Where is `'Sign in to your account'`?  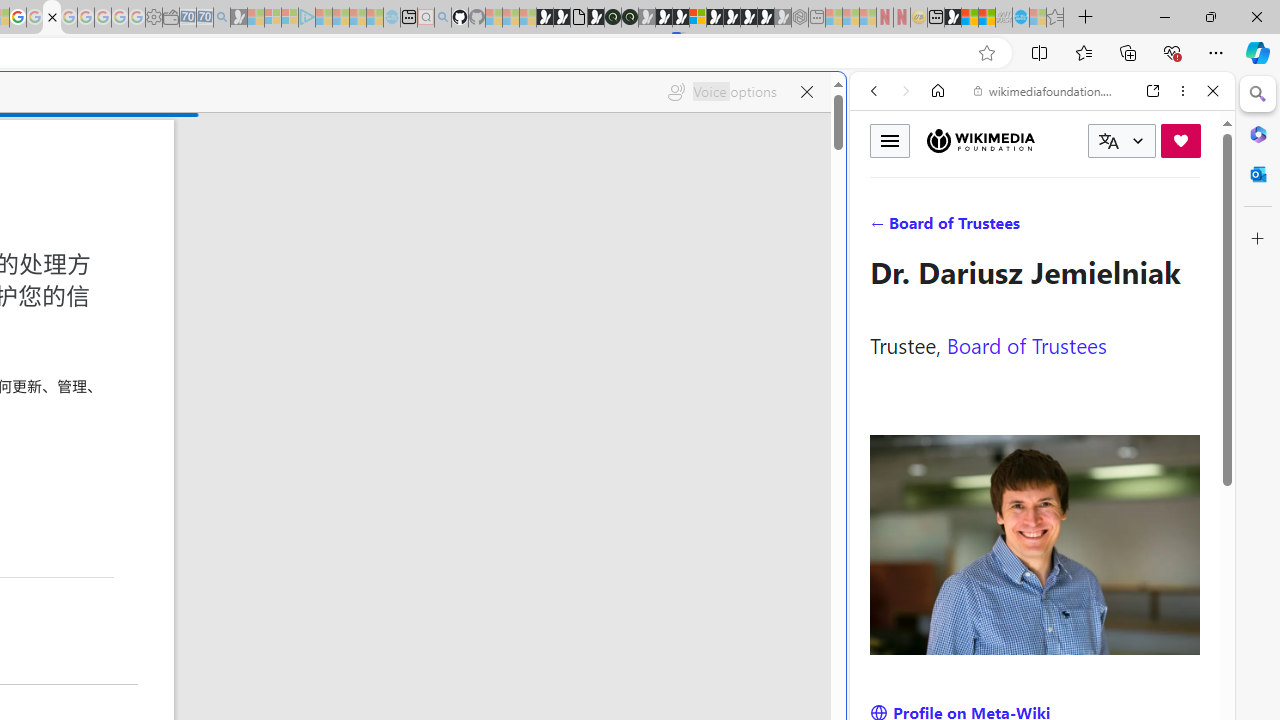
'Sign in to your account' is located at coordinates (698, 17).